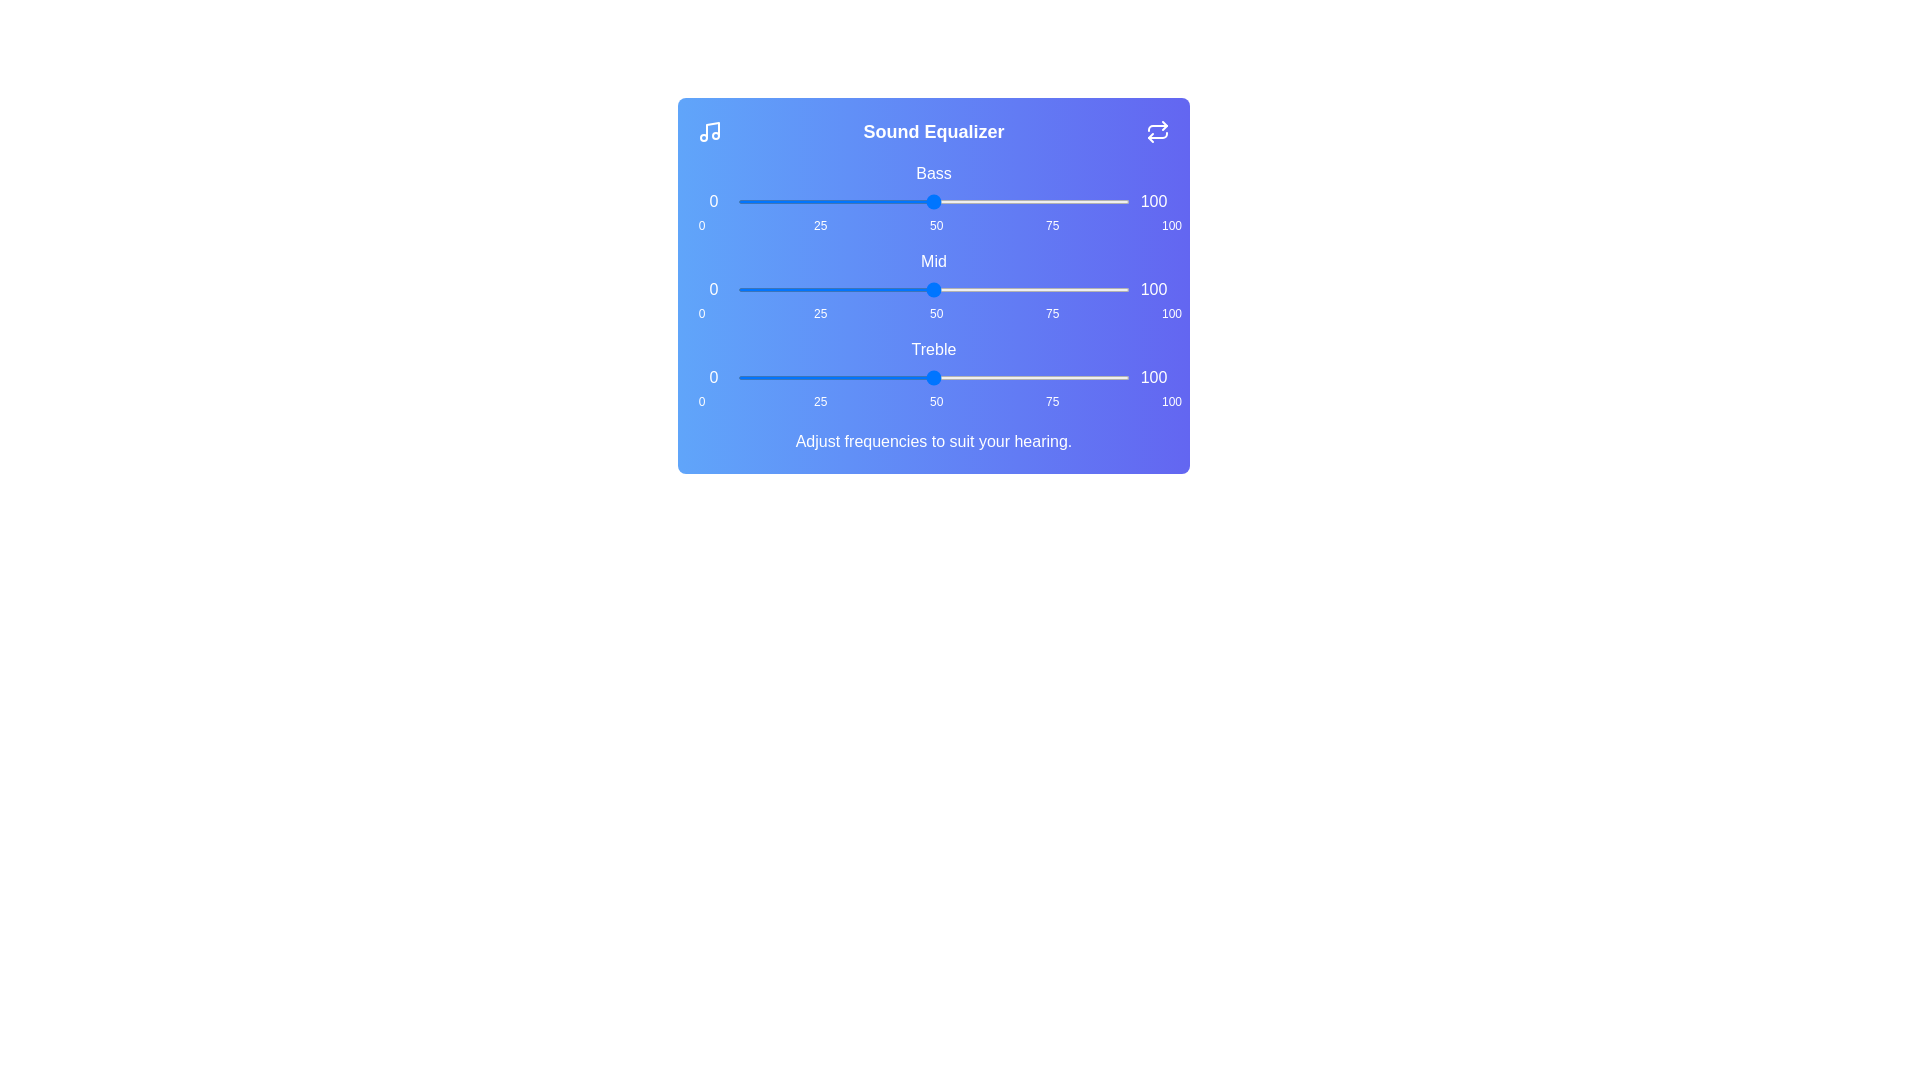  I want to click on the 'mid' slider to 4, so click(752, 289).